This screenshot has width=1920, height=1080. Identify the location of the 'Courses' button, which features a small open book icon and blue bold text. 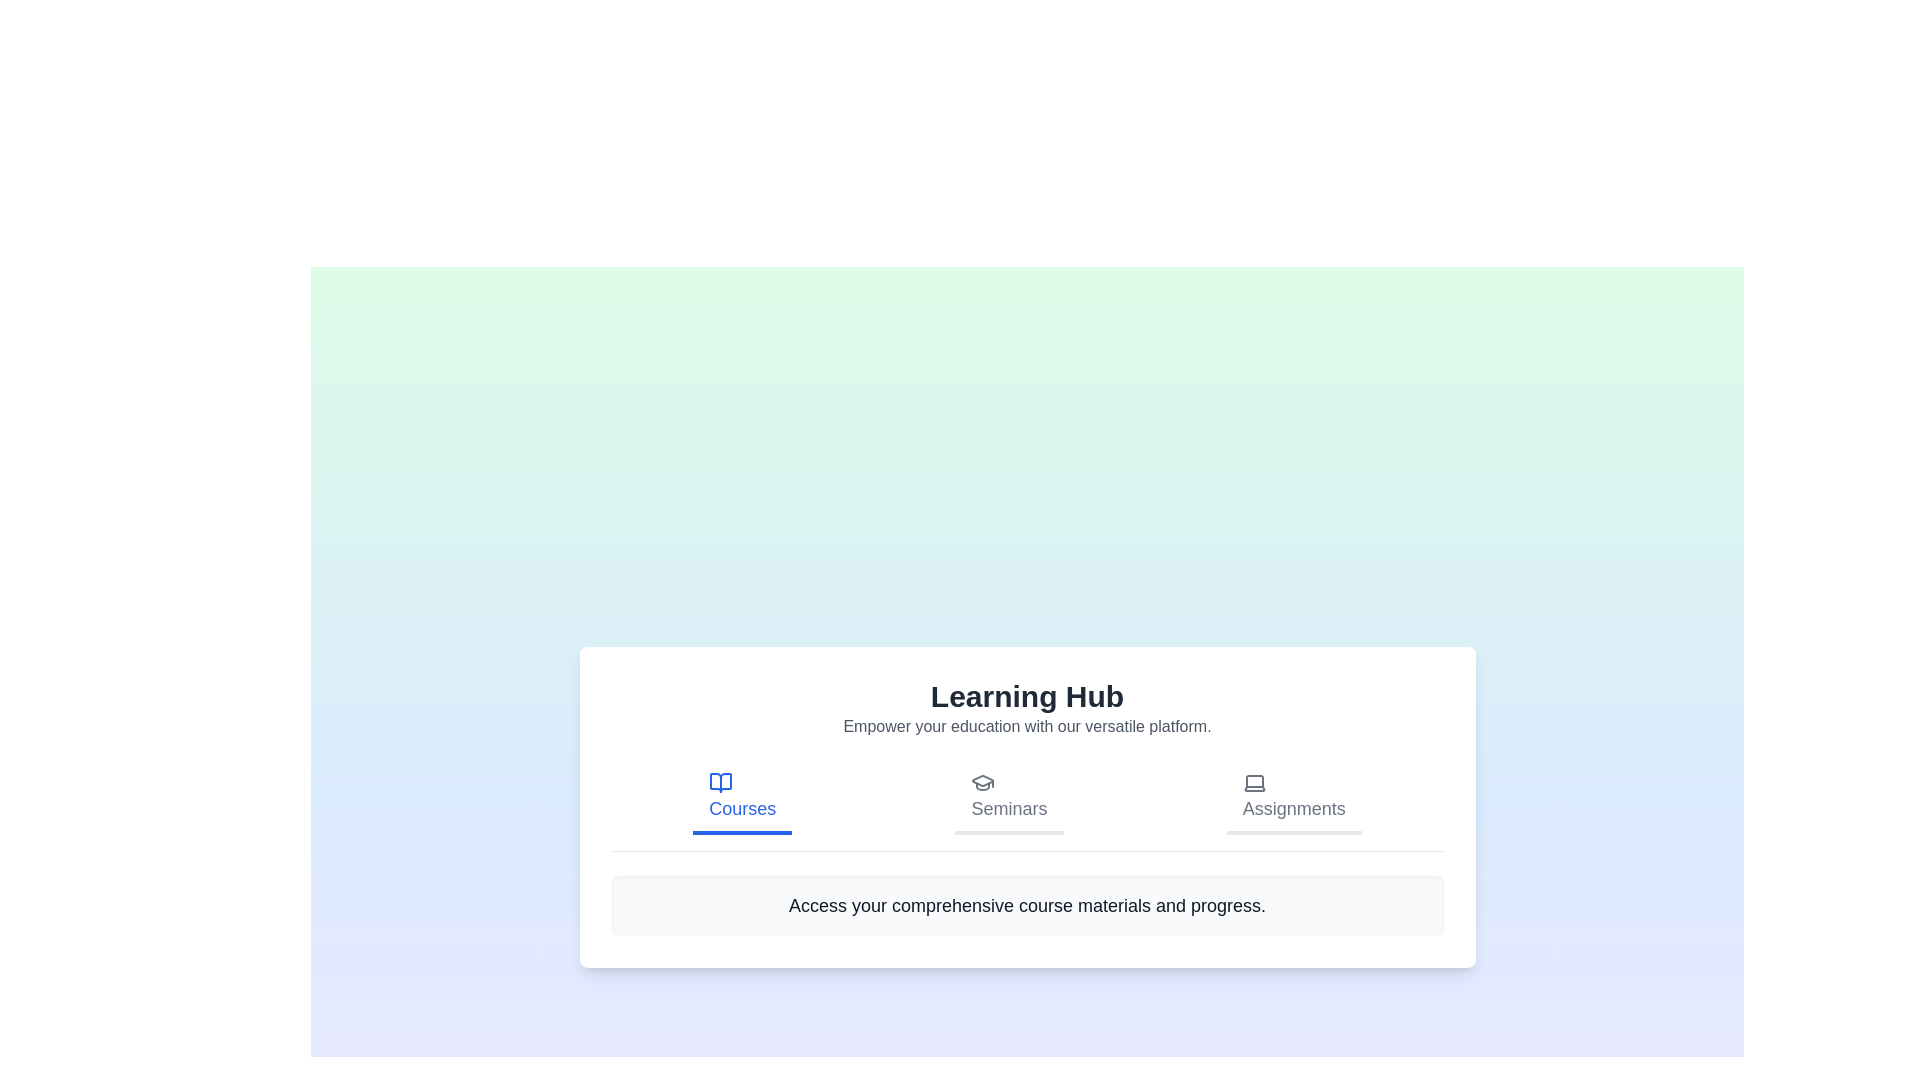
(741, 797).